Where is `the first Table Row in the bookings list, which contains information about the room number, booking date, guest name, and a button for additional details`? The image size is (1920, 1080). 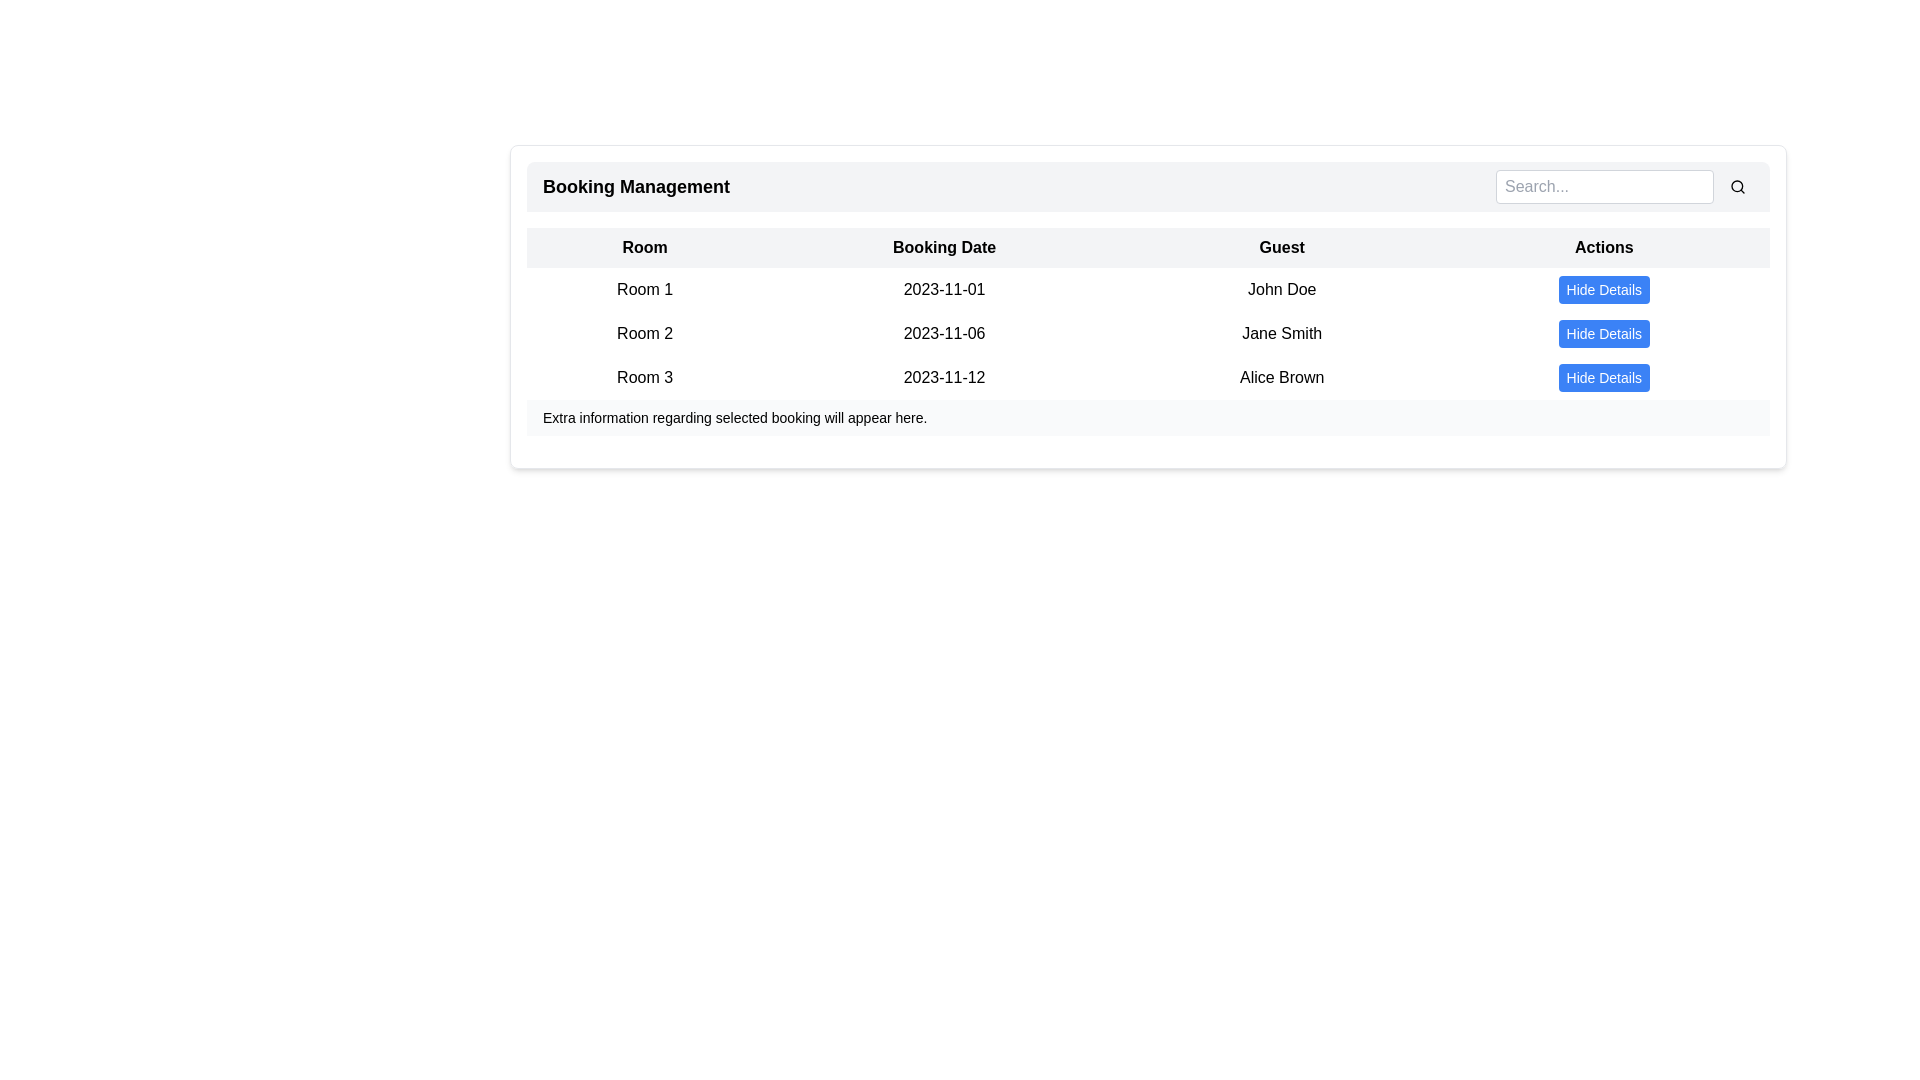 the first Table Row in the bookings list, which contains information about the room number, booking date, guest name, and a button for additional details is located at coordinates (1148, 289).